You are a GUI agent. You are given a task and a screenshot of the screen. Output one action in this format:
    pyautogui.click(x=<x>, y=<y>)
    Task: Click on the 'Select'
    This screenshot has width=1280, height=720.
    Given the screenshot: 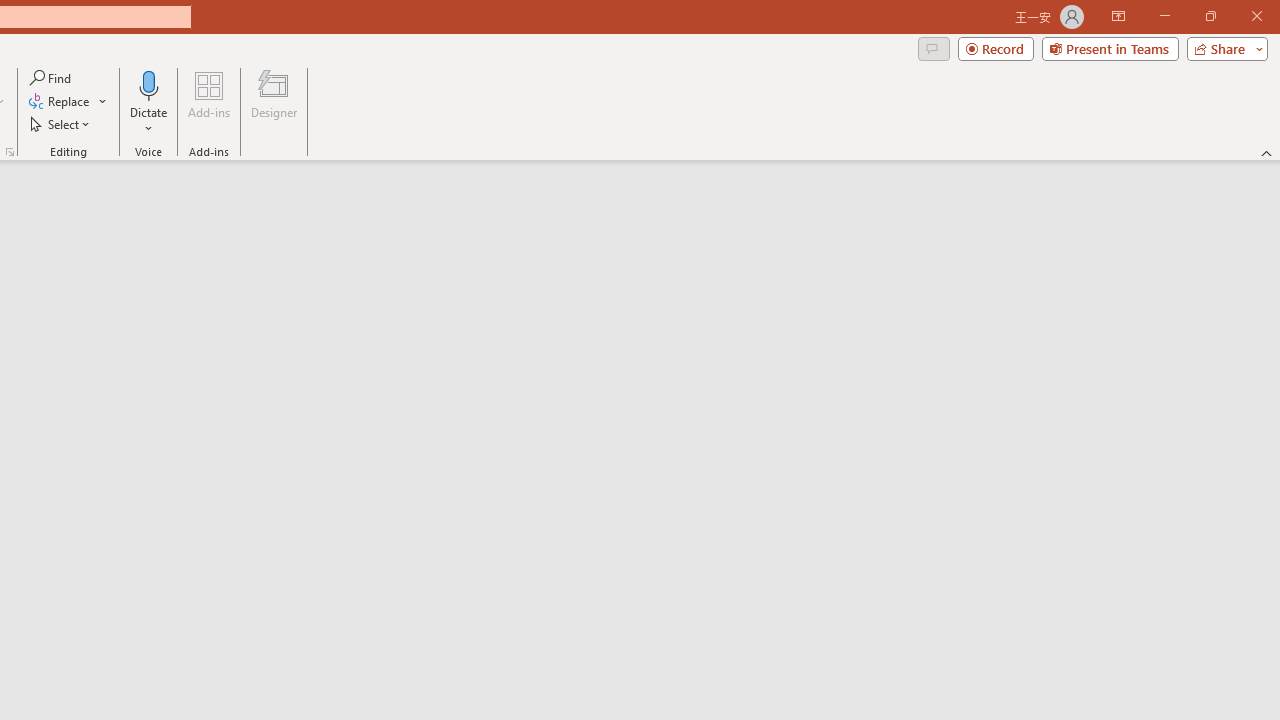 What is the action you would take?
    pyautogui.click(x=61, y=124)
    